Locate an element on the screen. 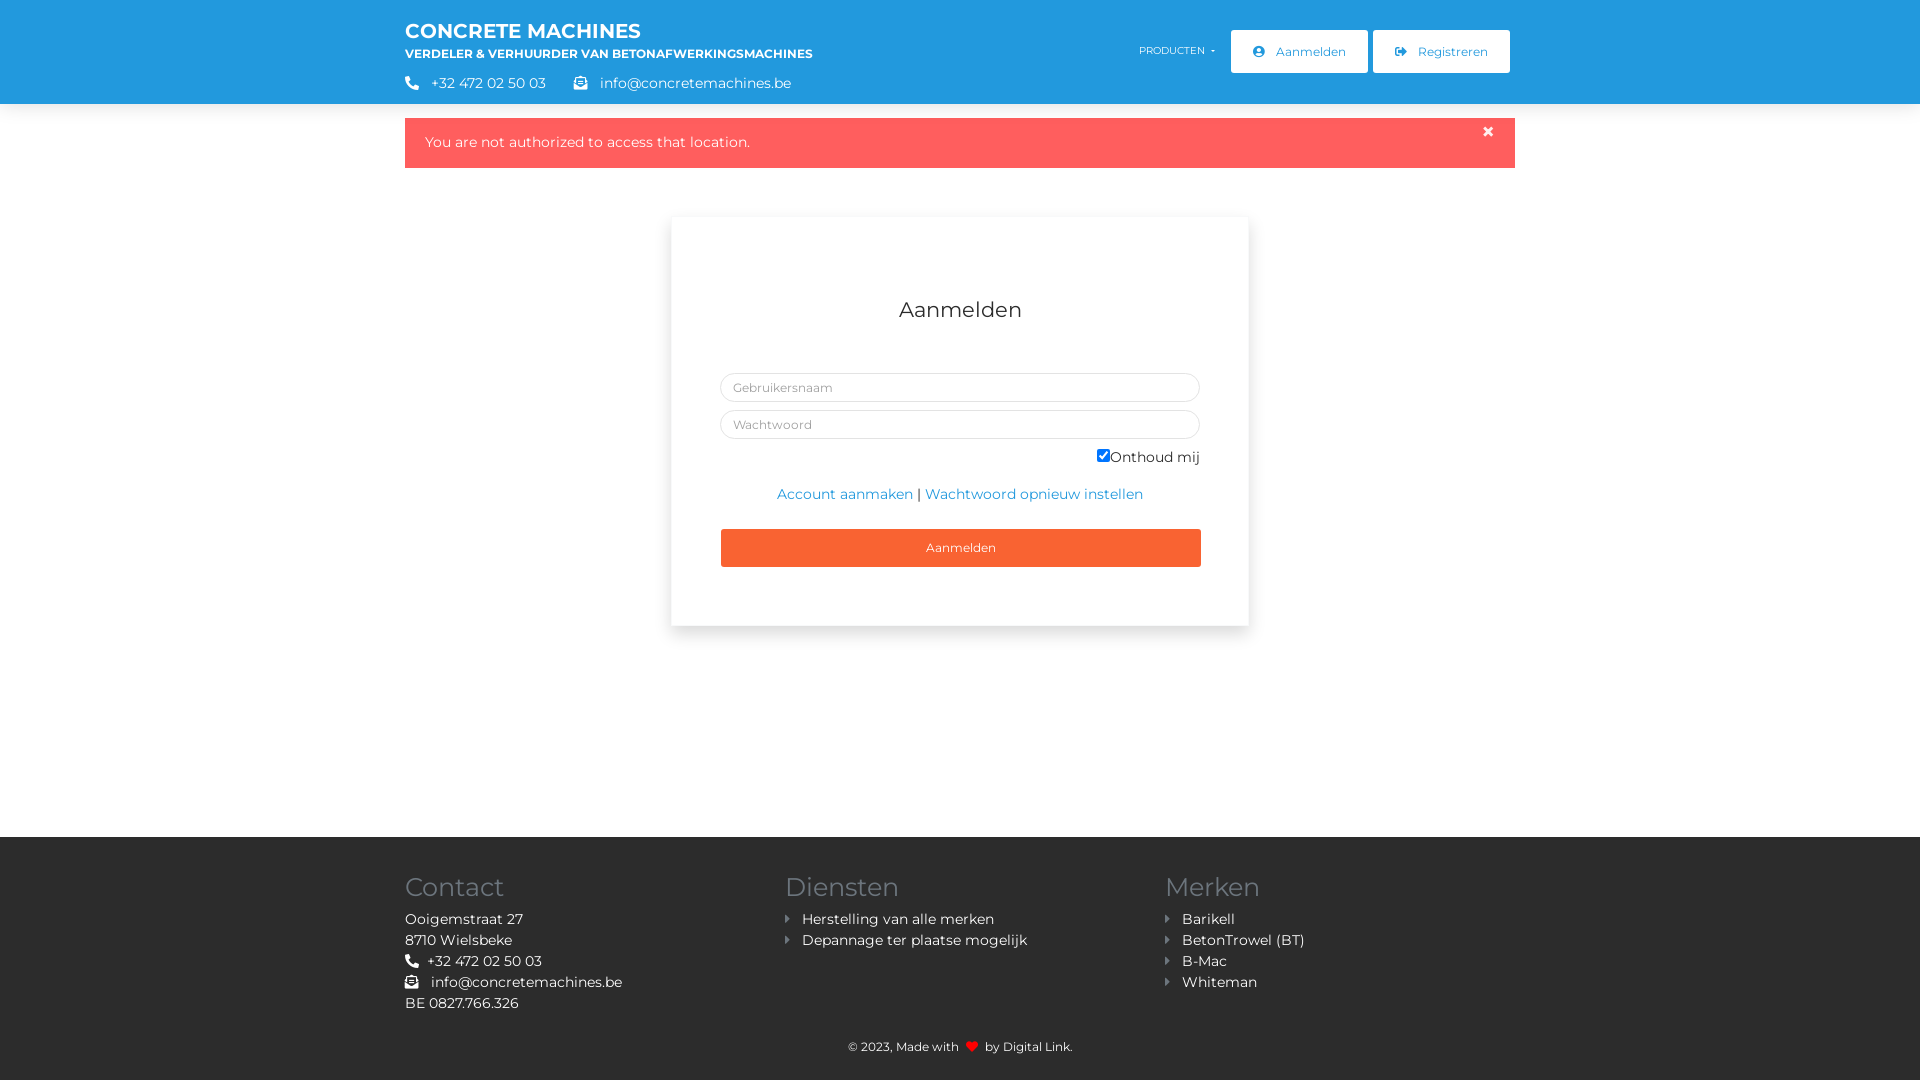  '+32 472 02 50 03' is located at coordinates (472, 959).